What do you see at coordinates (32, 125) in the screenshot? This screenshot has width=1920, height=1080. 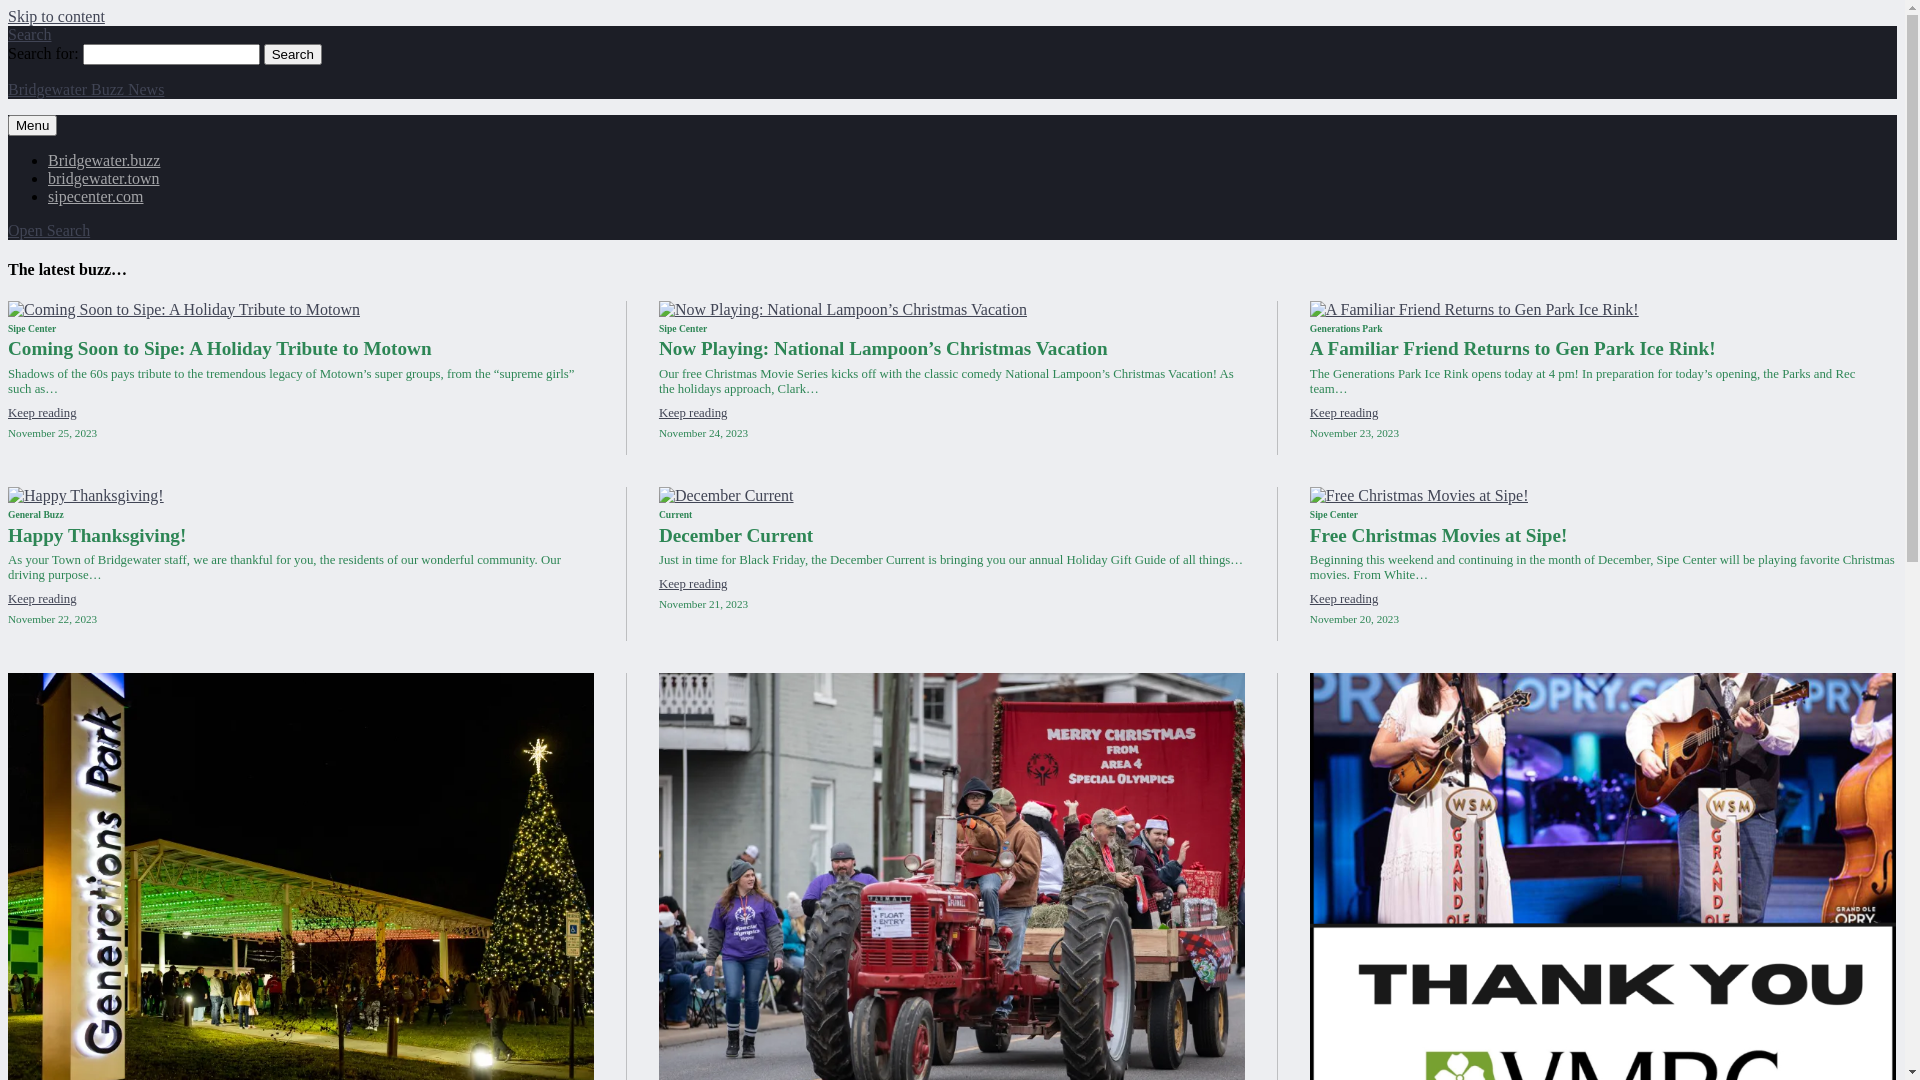 I see `'Menu'` at bounding box center [32, 125].